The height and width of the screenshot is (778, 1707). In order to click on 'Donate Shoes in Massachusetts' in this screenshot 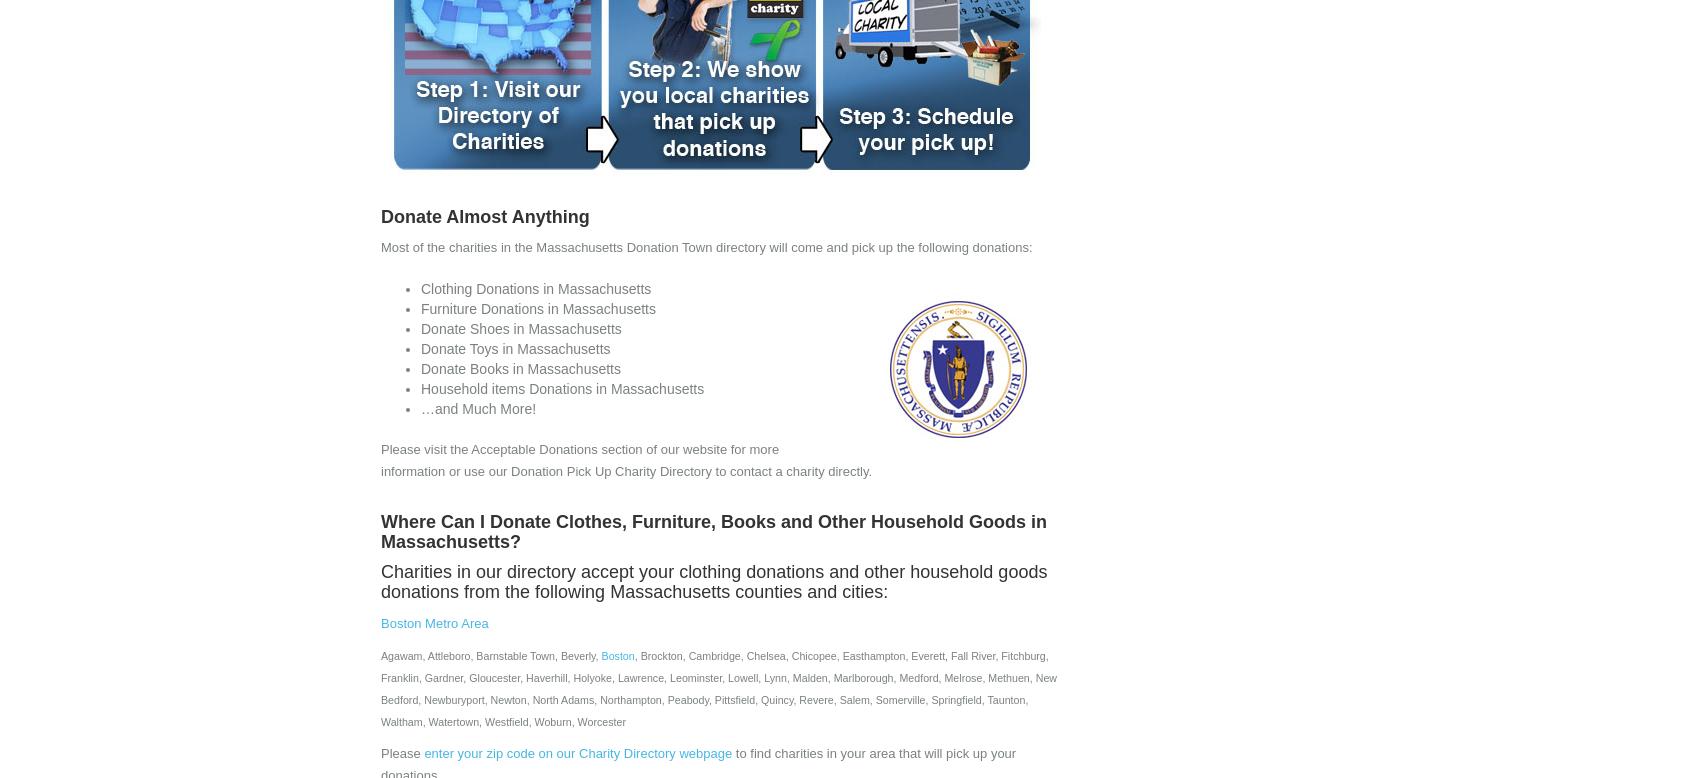, I will do `click(520, 328)`.